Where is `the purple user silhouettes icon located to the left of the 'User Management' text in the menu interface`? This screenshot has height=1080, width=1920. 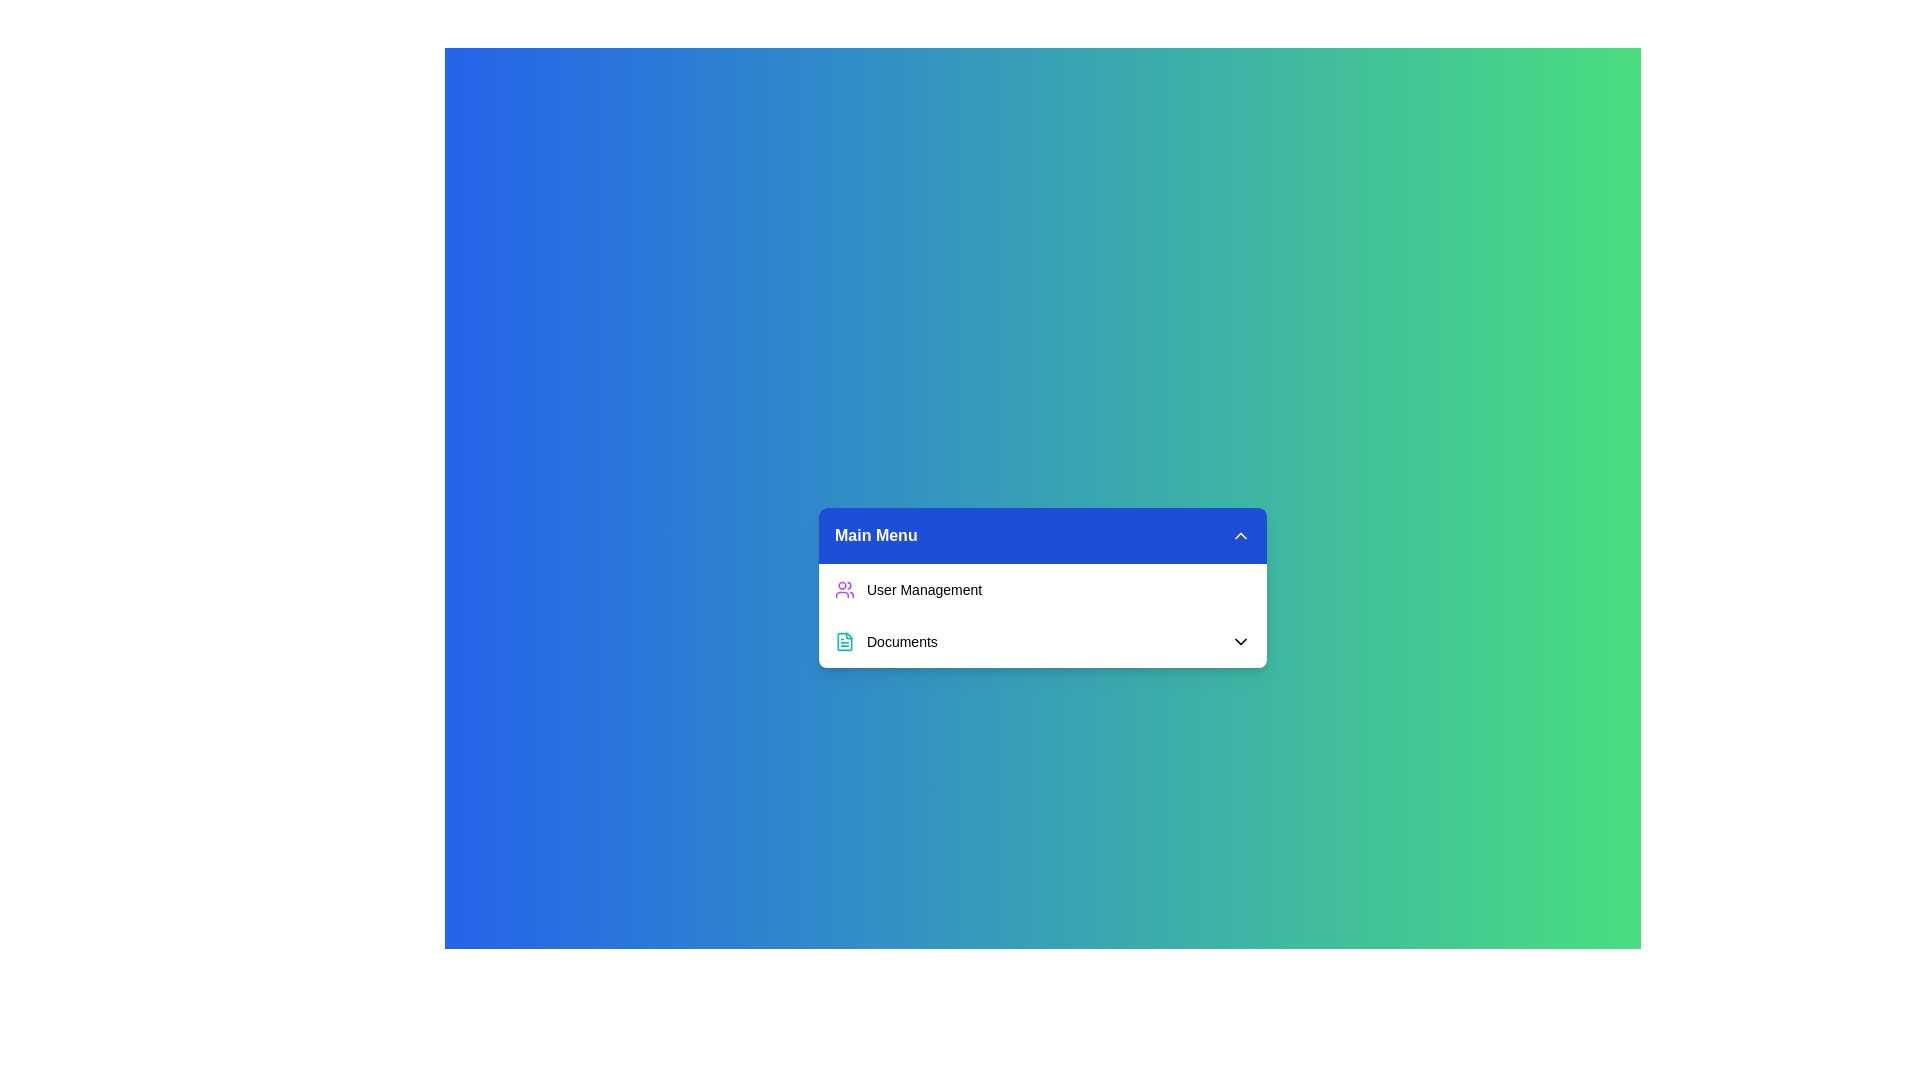 the purple user silhouettes icon located to the left of the 'User Management' text in the menu interface is located at coordinates (844, 589).